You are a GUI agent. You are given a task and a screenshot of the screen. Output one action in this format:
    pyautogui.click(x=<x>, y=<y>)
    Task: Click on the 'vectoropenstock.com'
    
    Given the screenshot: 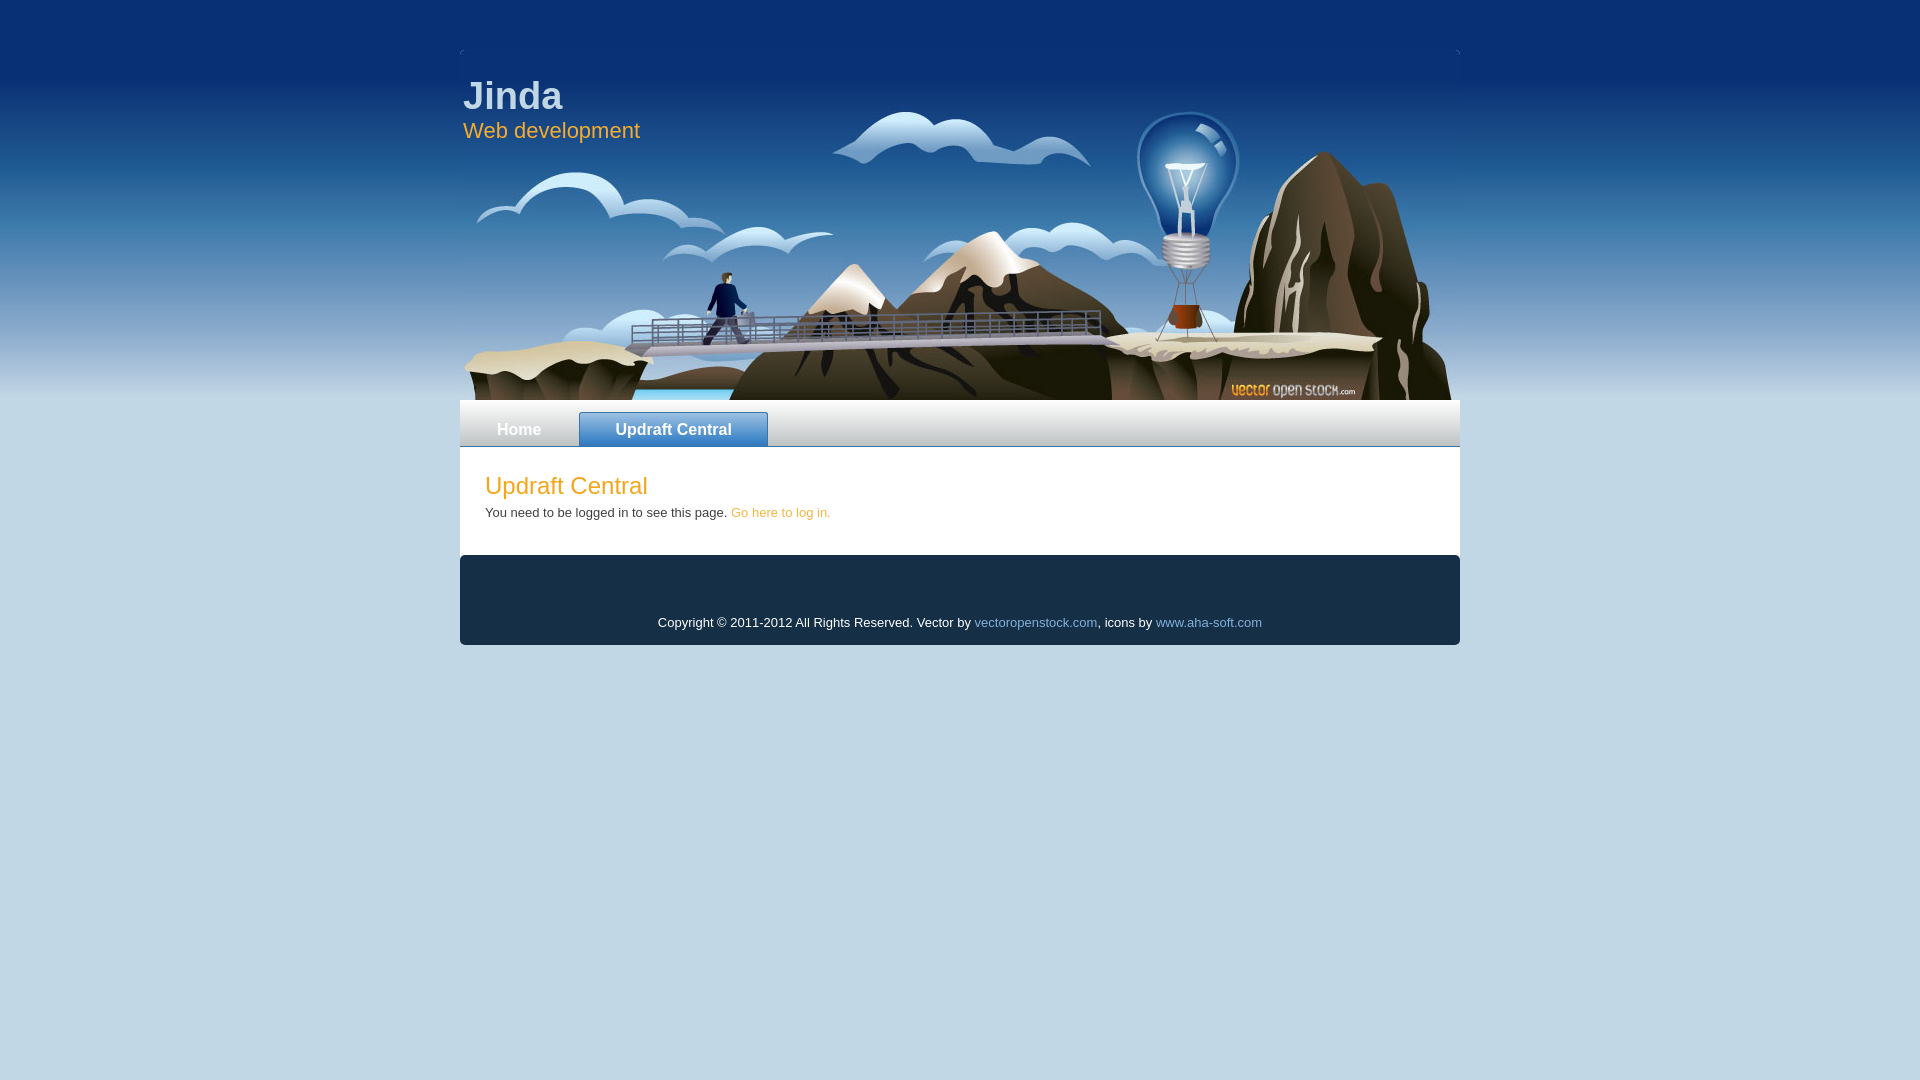 What is the action you would take?
    pyautogui.click(x=974, y=621)
    